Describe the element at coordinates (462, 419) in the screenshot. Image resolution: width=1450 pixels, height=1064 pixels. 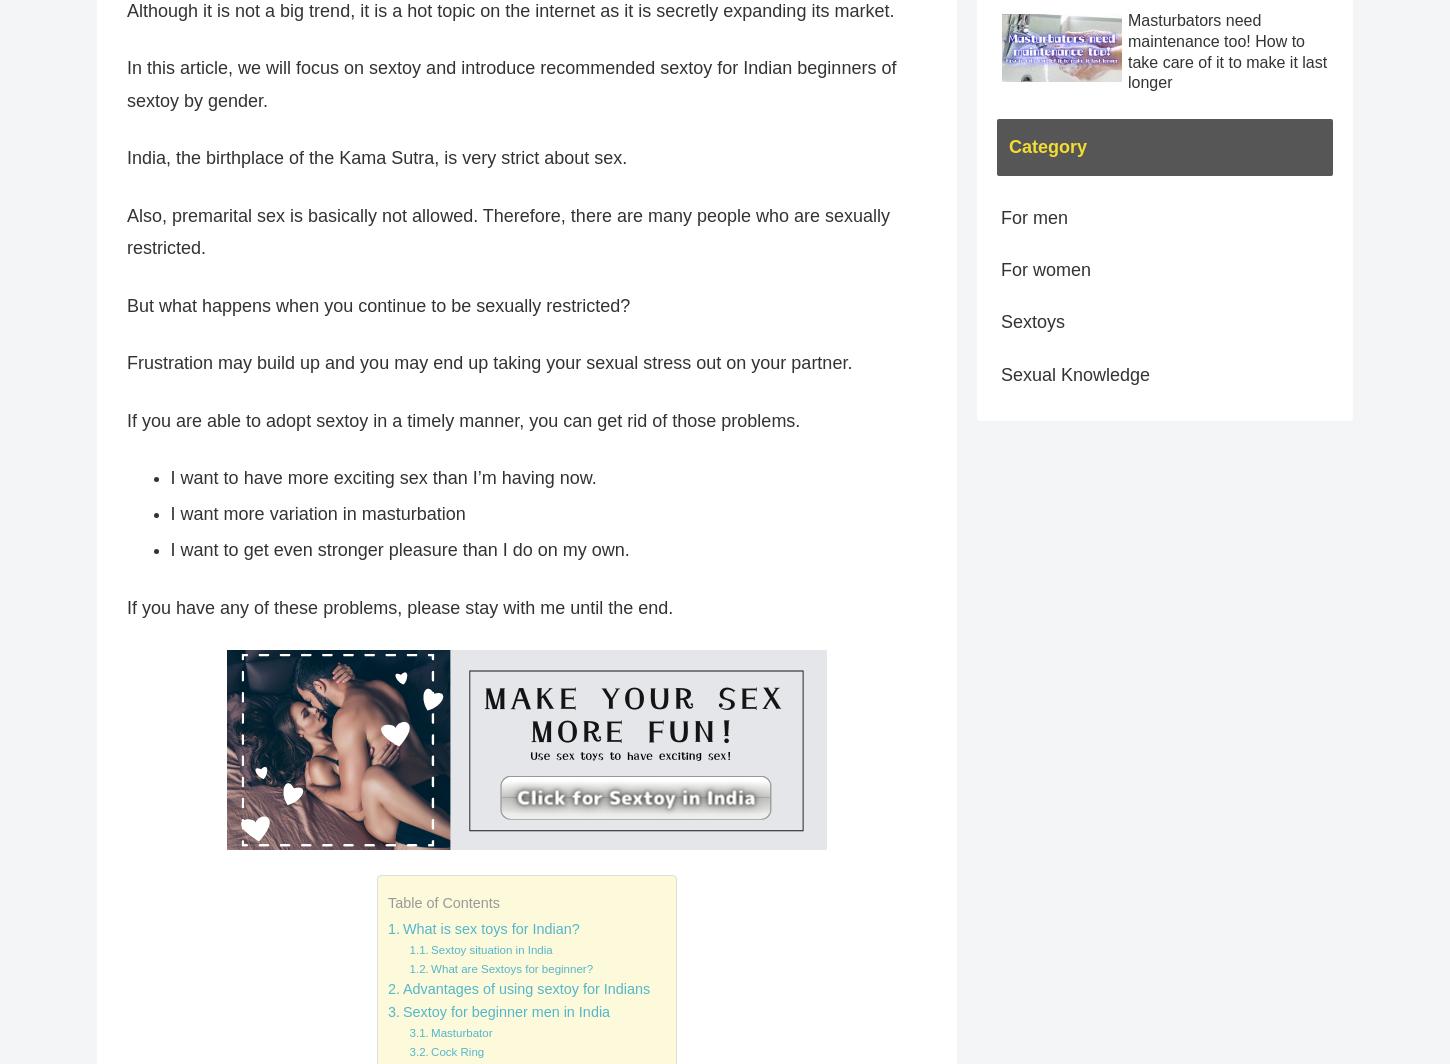
I see `'If you are able to adopt sextoy in a timely manner, you can get rid of those problems.'` at that location.